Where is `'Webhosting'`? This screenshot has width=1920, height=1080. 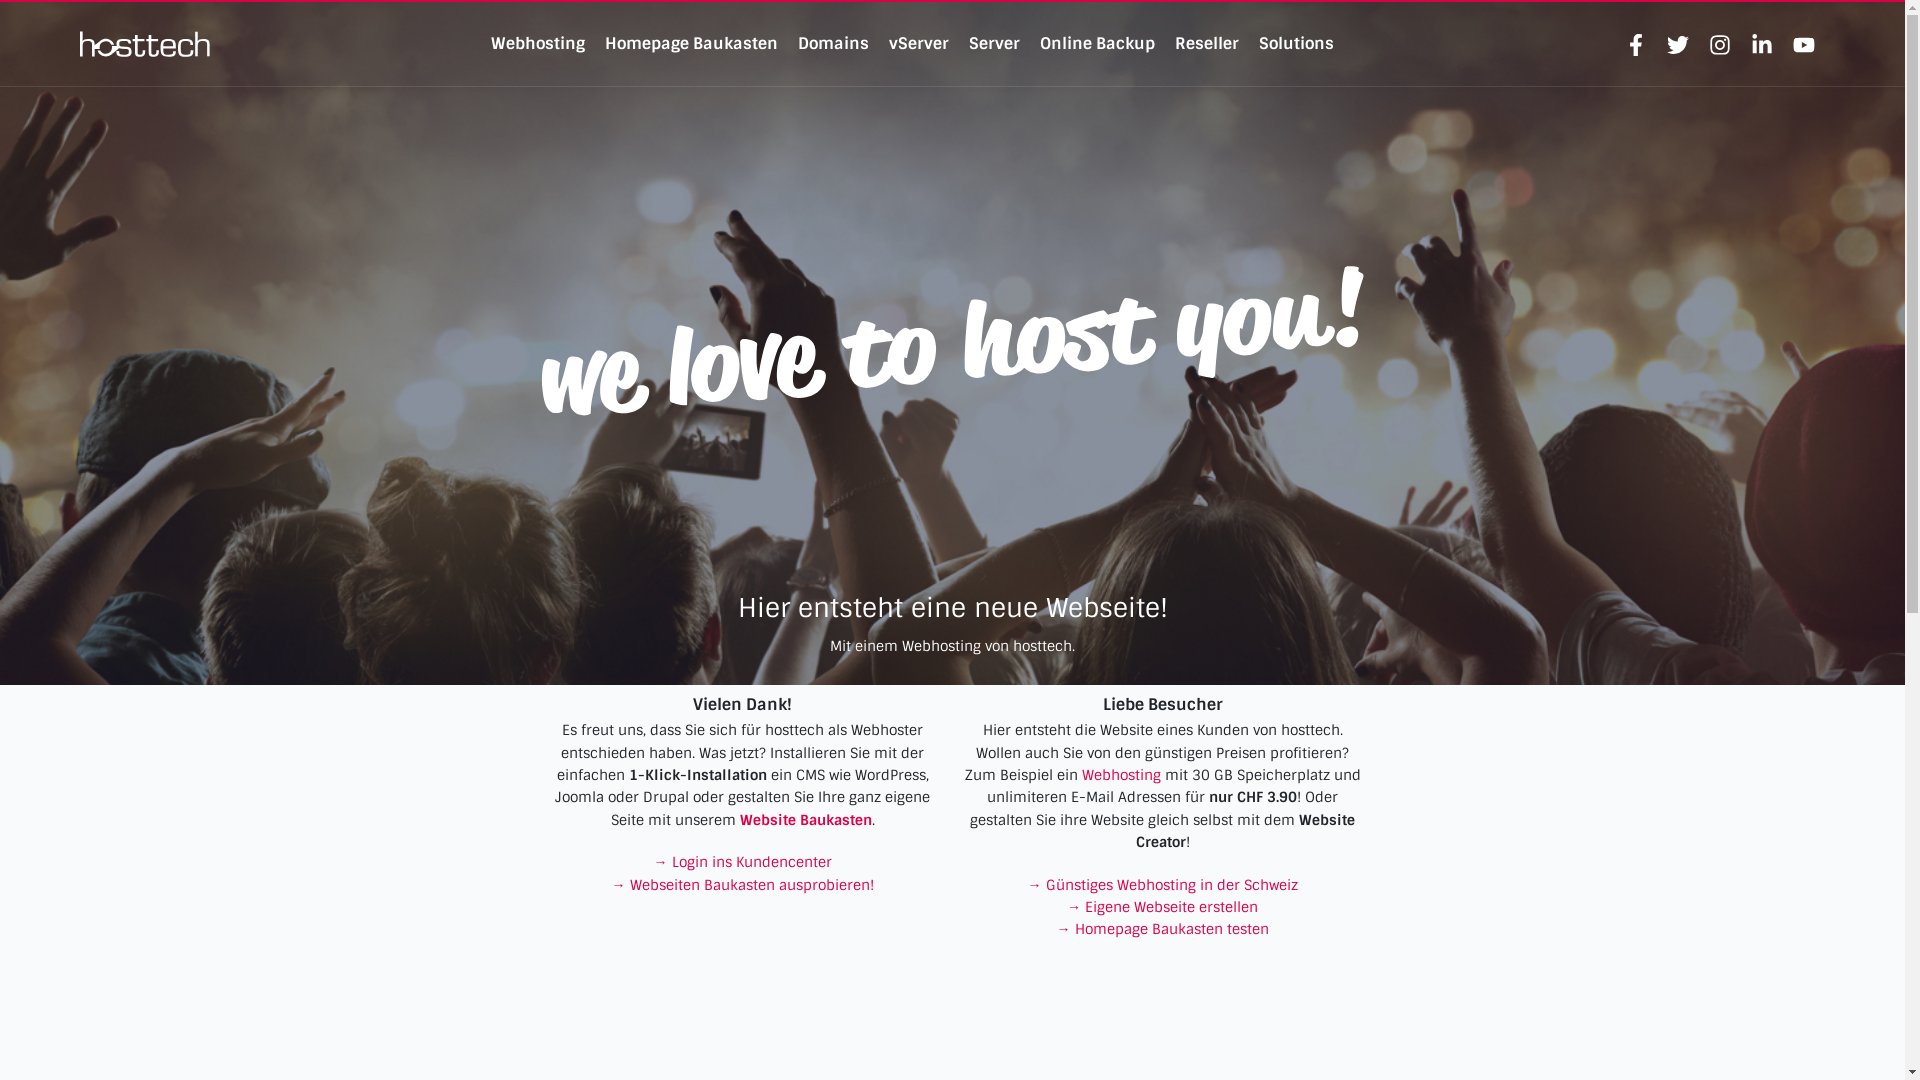 'Webhosting' is located at coordinates (537, 43).